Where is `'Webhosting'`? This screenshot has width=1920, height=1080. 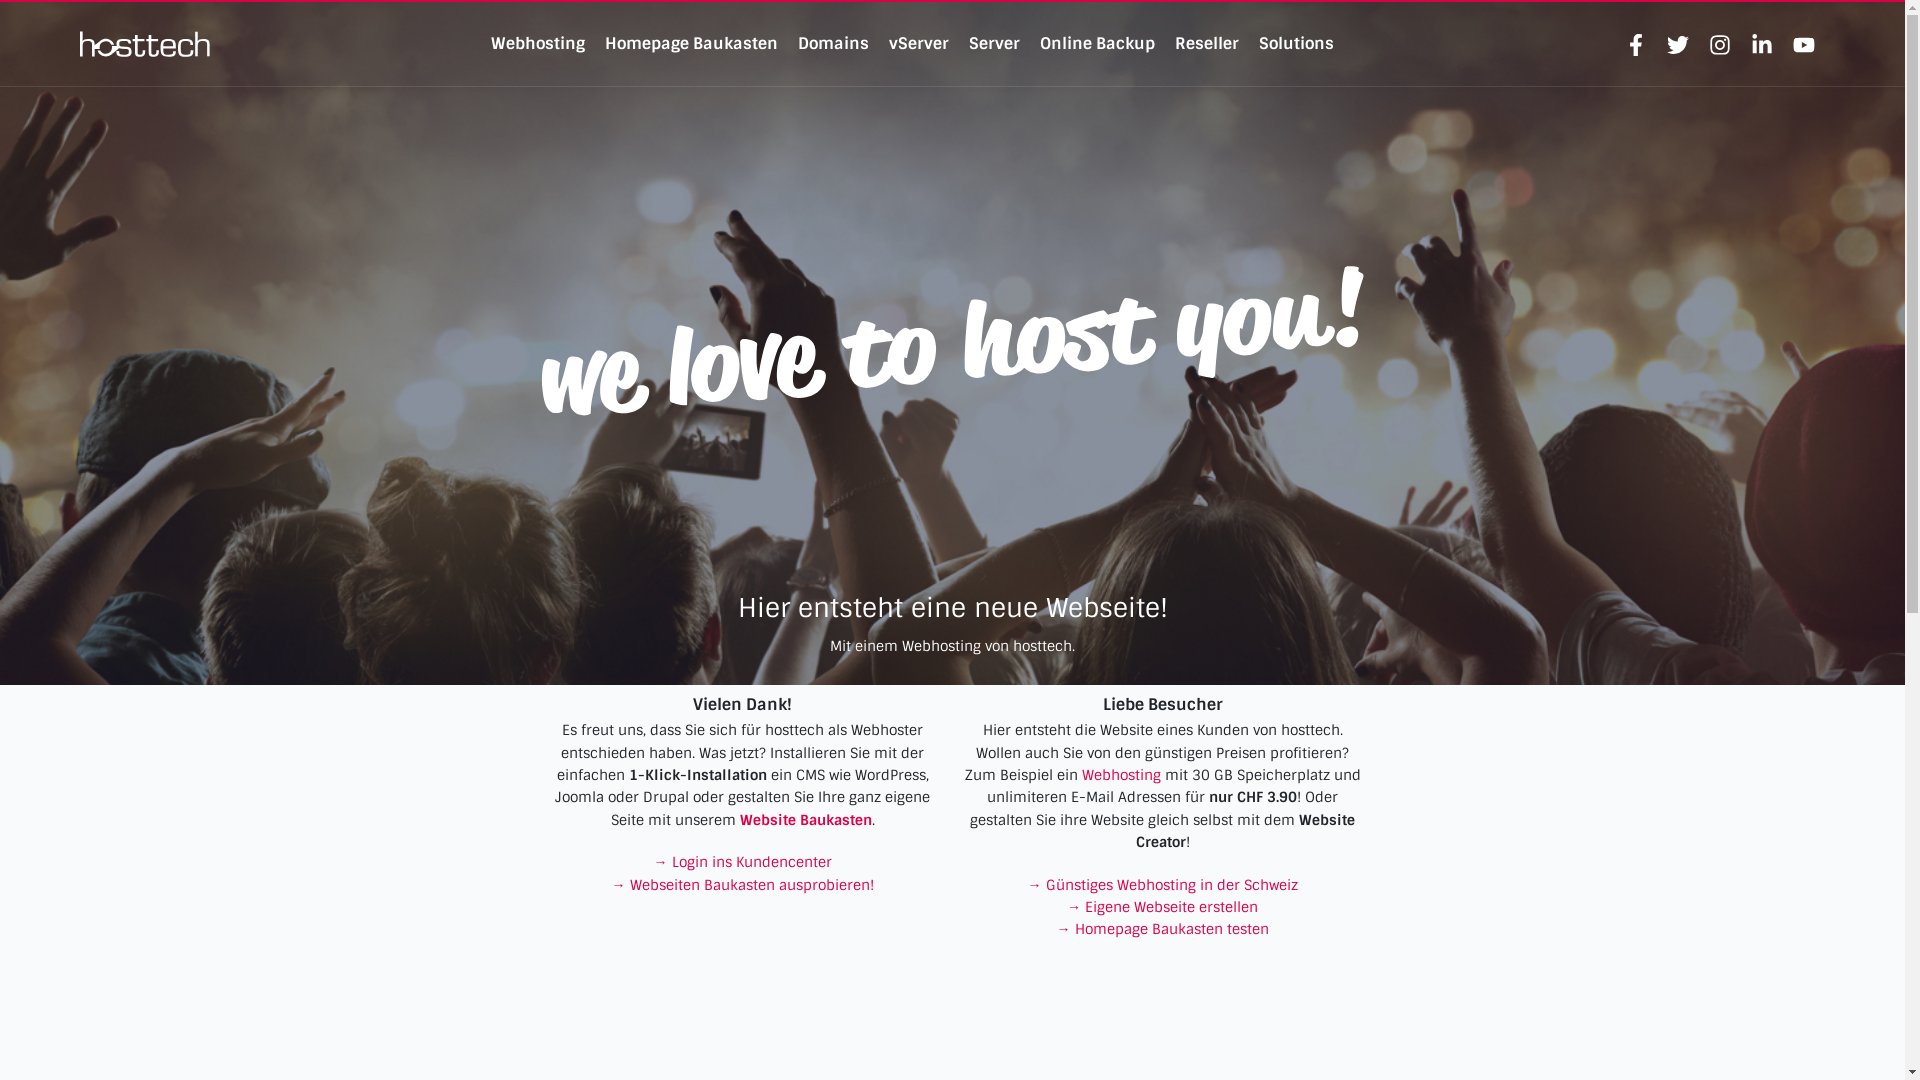 'Webhosting' is located at coordinates (537, 43).